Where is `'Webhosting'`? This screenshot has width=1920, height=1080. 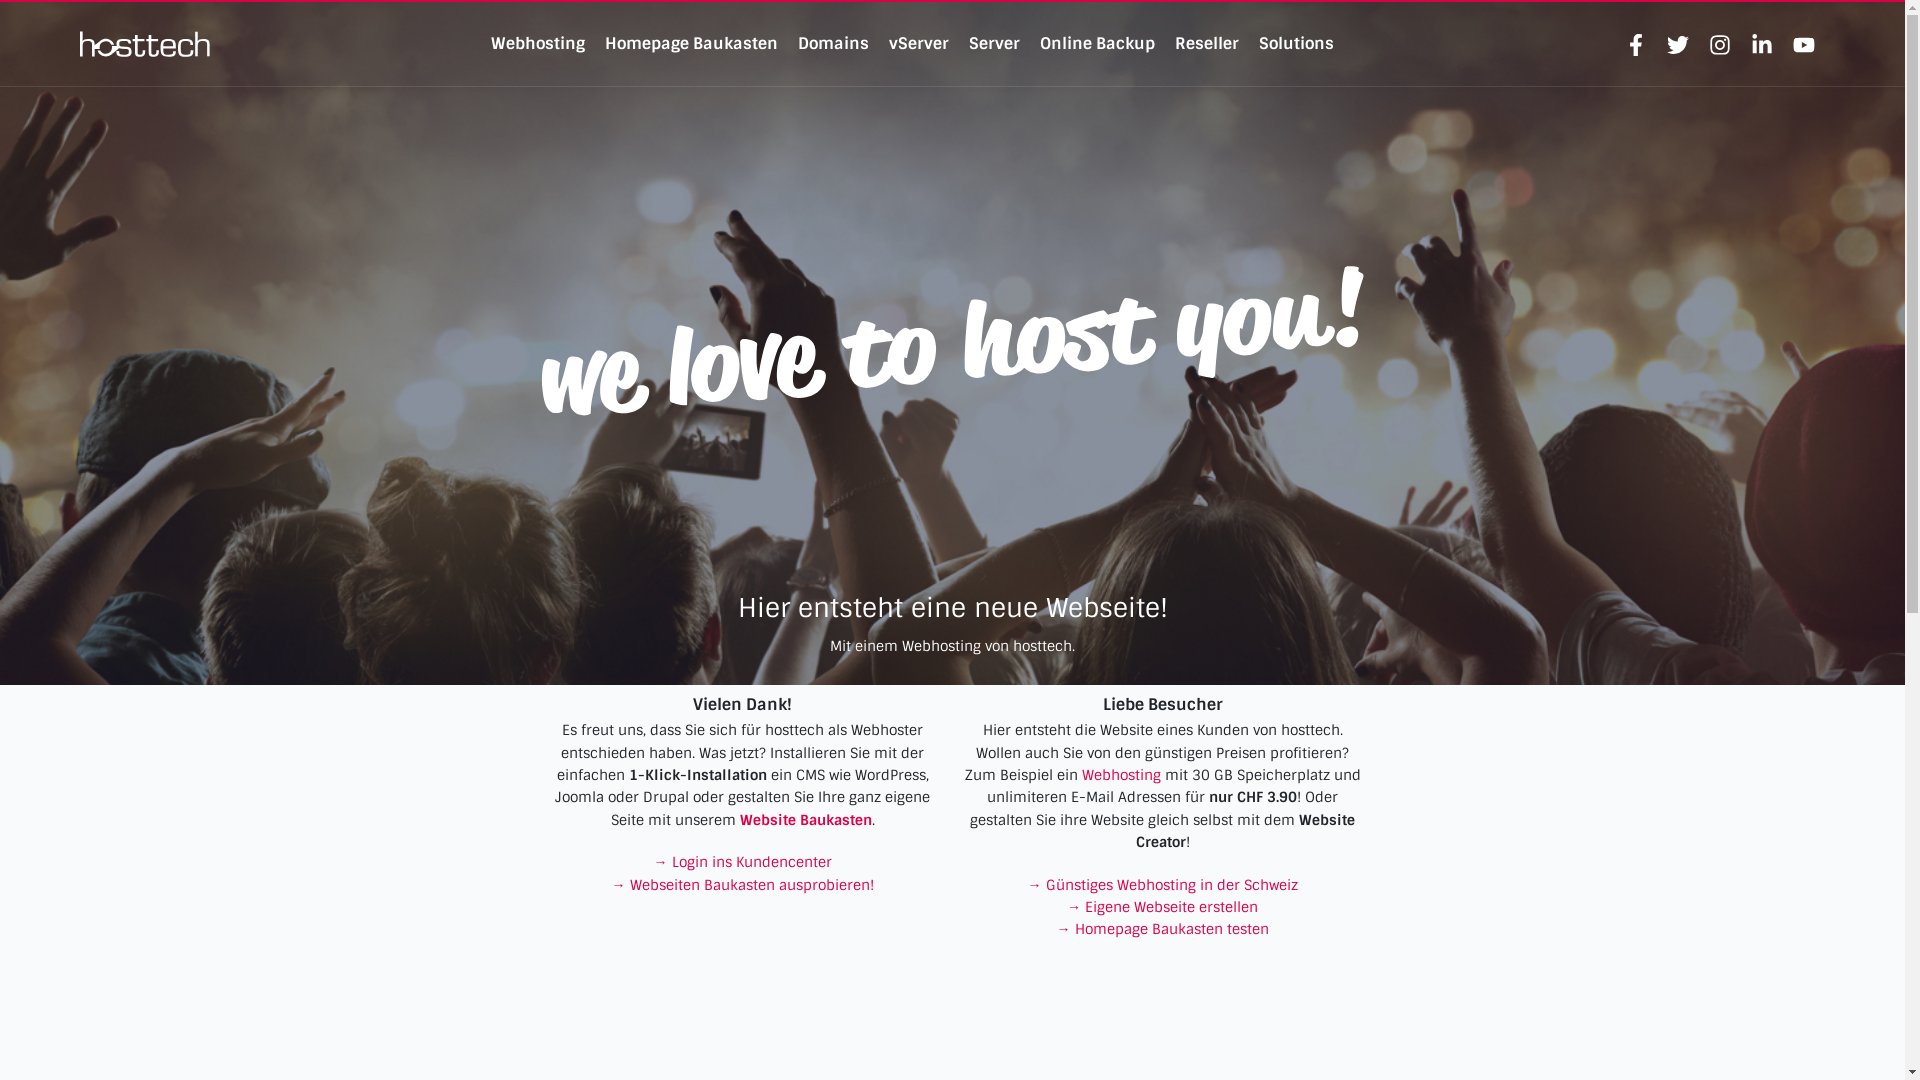 'Webhosting' is located at coordinates (537, 43).